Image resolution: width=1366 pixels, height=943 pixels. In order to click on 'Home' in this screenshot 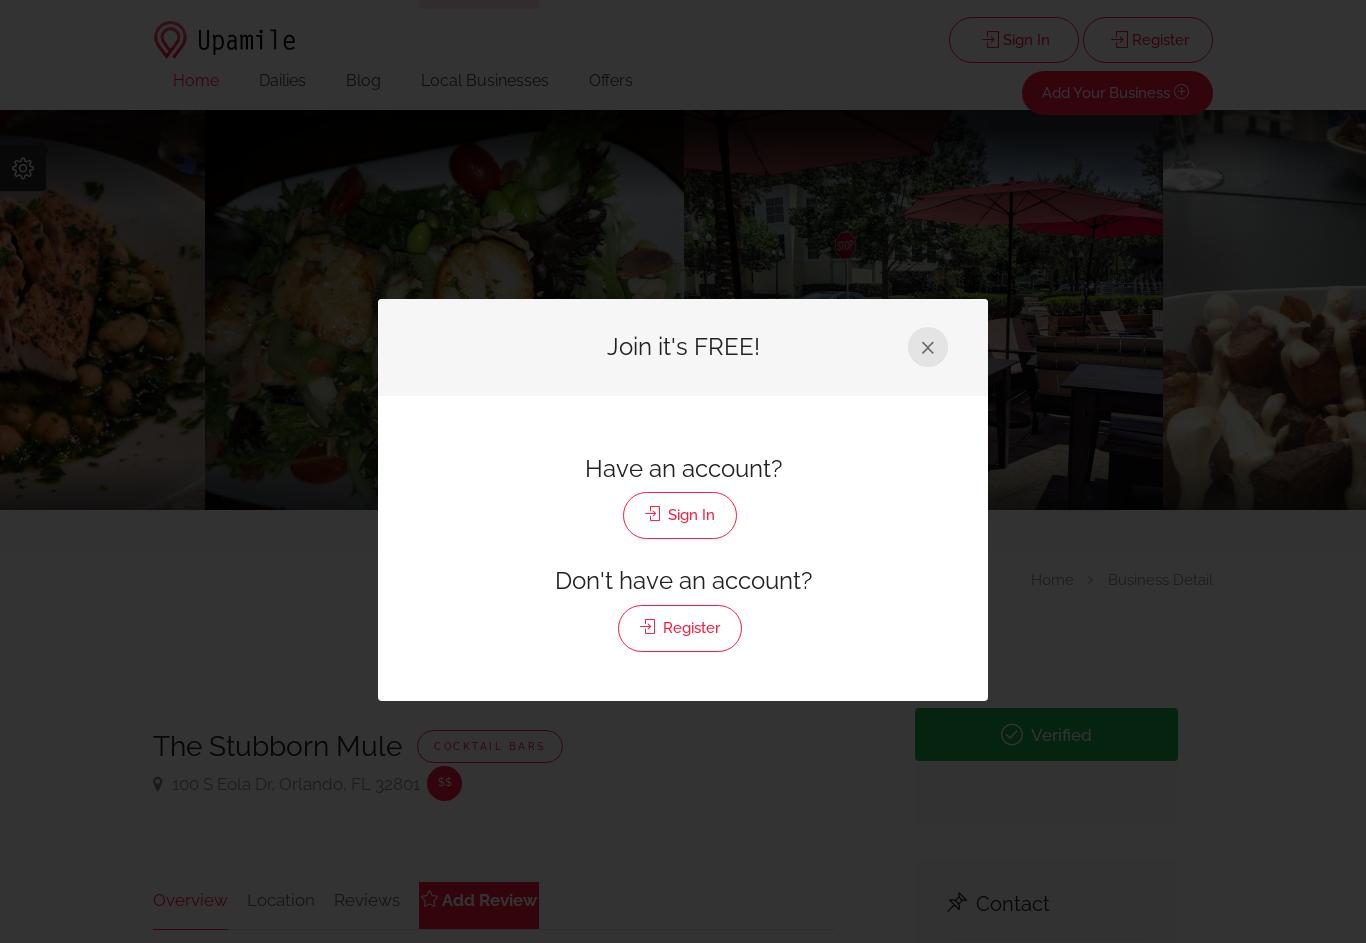, I will do `click(195, 78)`.